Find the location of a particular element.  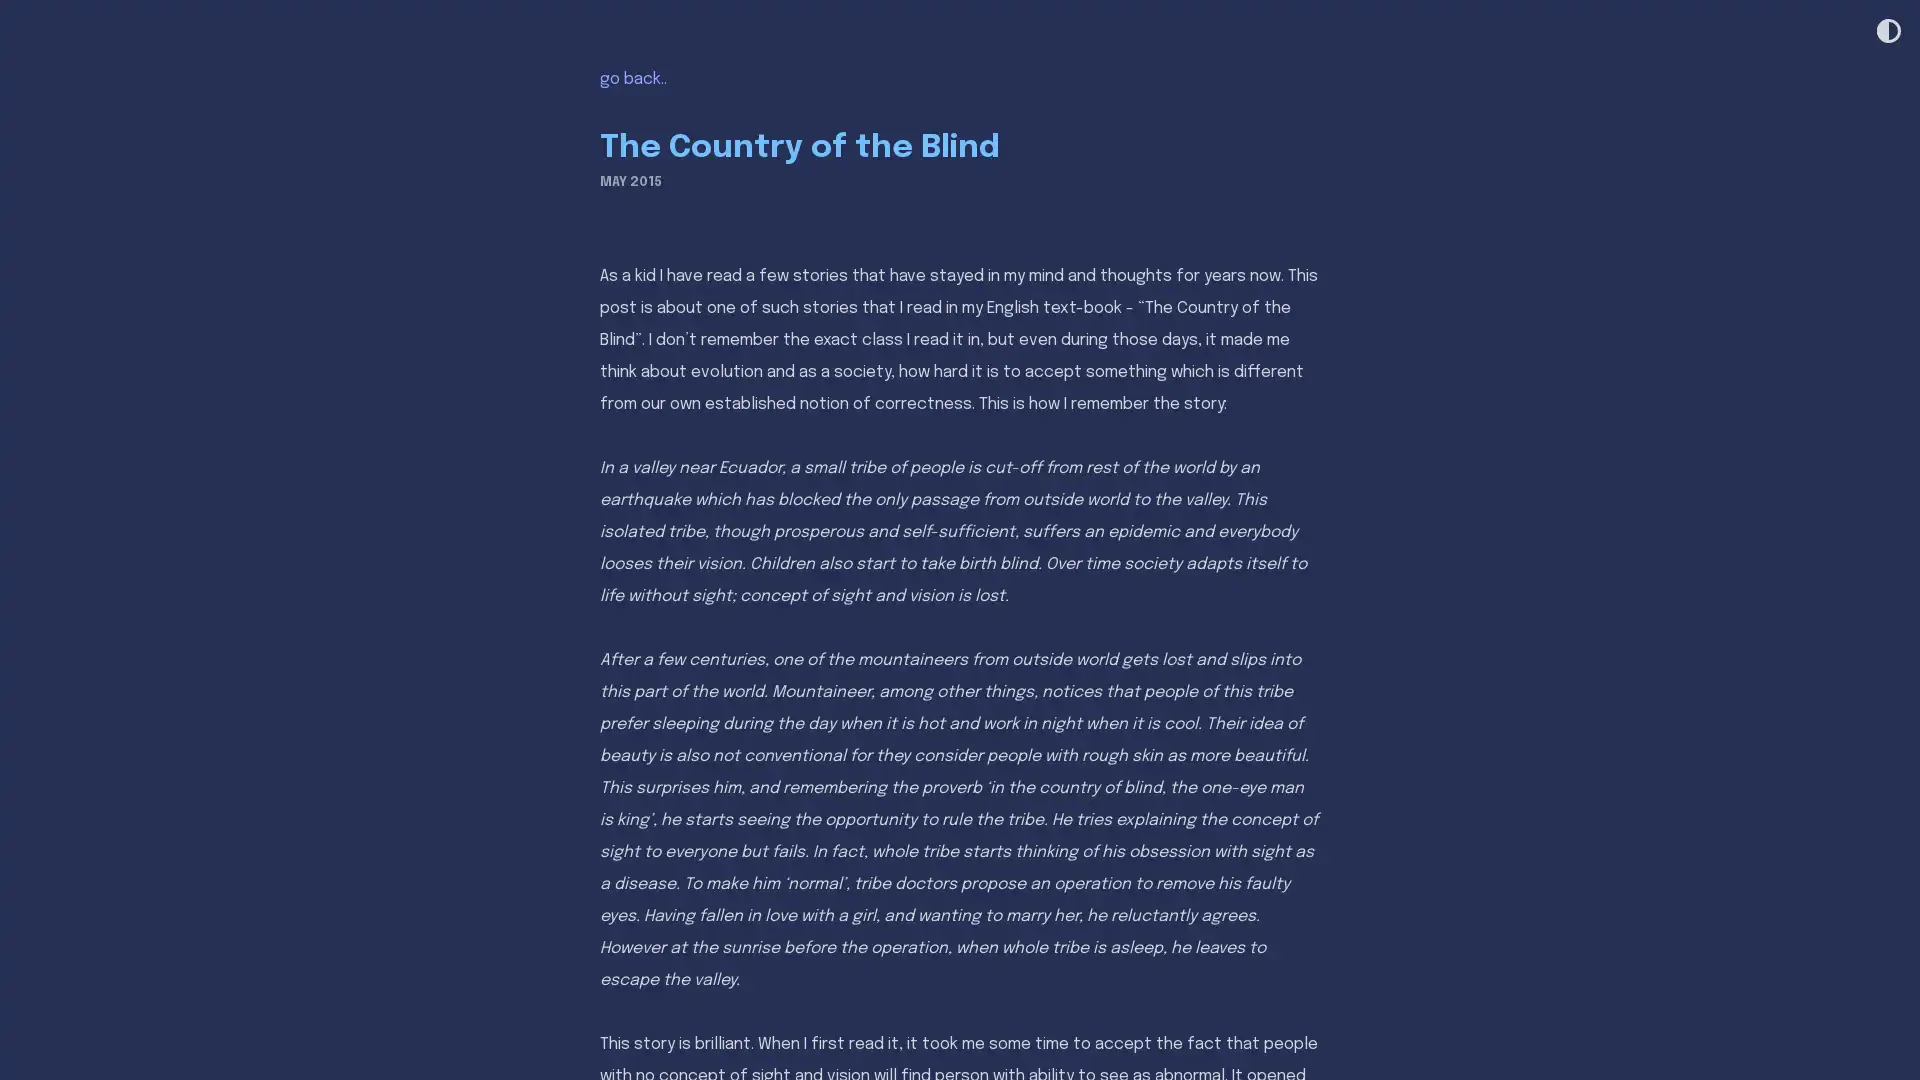

Toggle Theme is located at coordinates (1886, 32).